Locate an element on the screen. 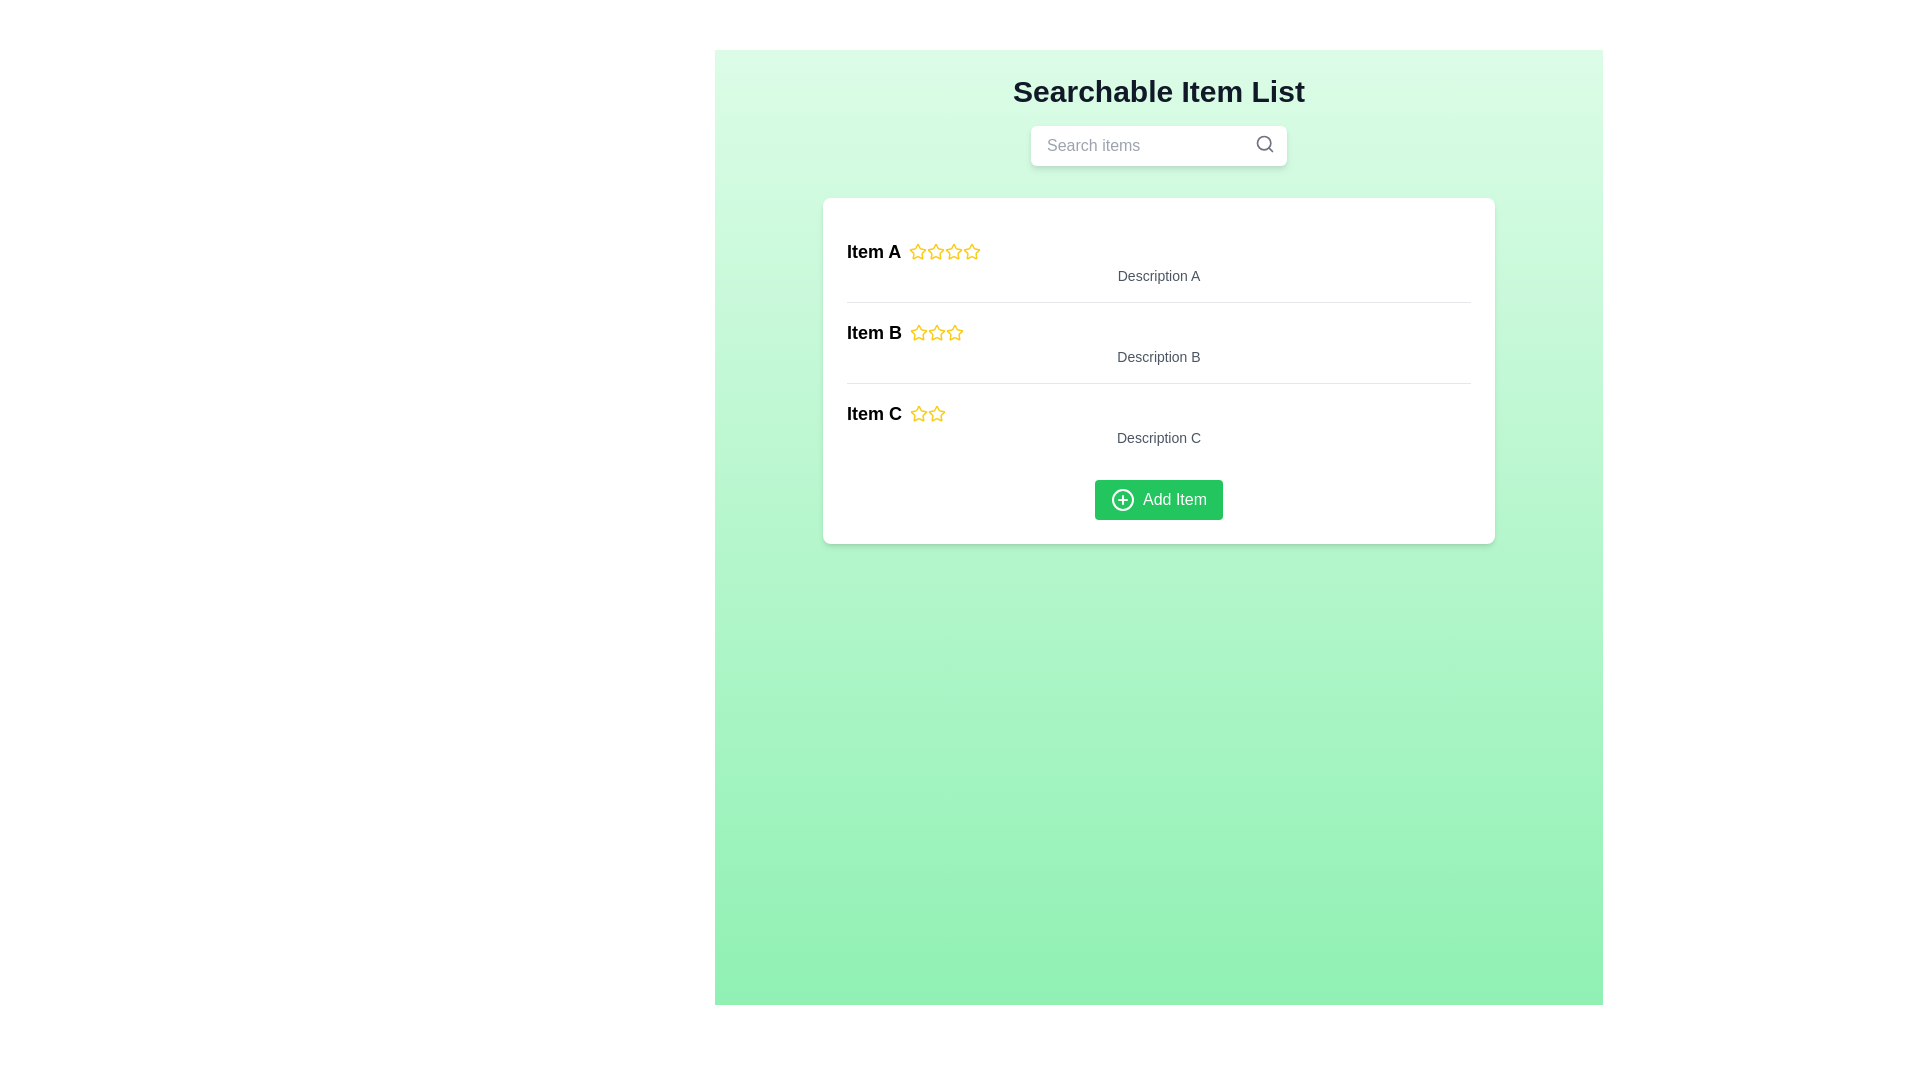  the 'Add New Item' button located at the bottom of the item list to observe the hover effects is located at coordinates (1158, 499).